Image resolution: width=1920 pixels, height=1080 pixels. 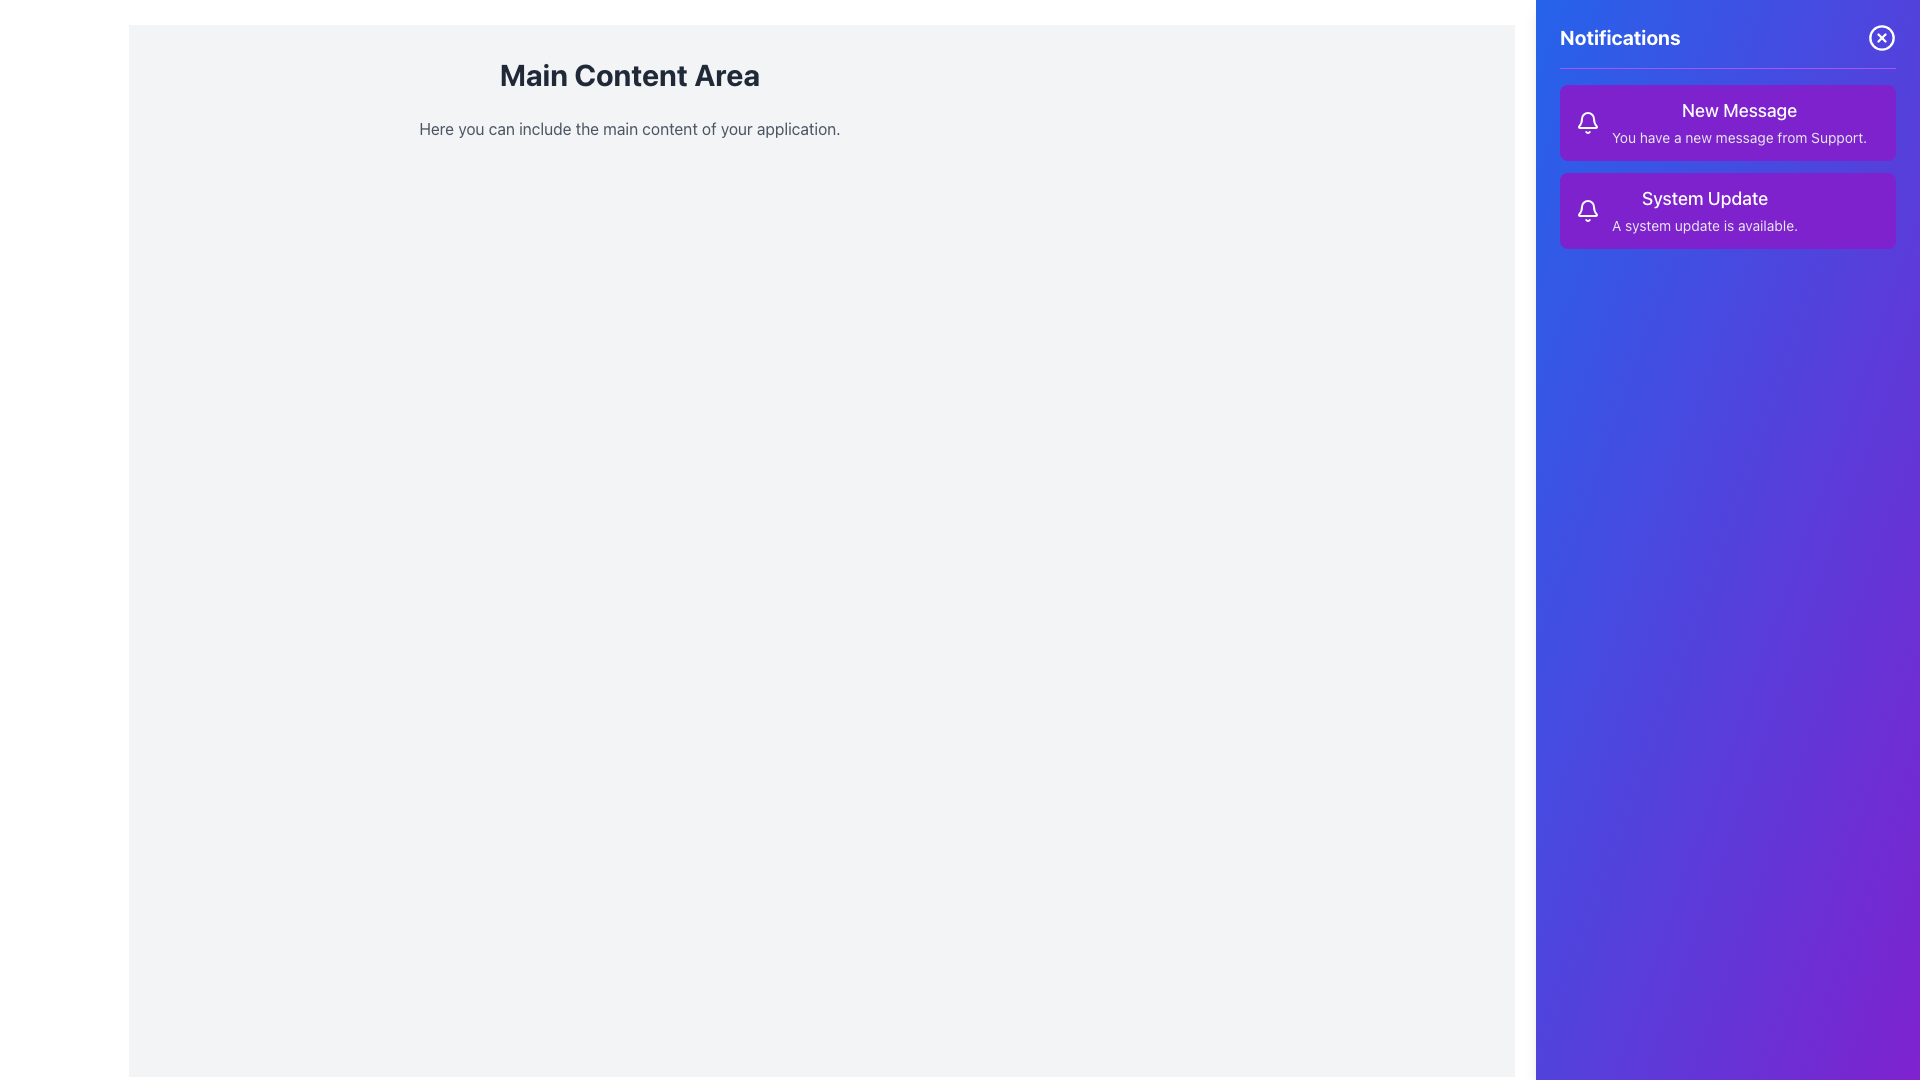 What do you see at coordinates (1738, 136) in the screenshot?
I see `static text notification message that informs the user about receiving a new message from 'Support' located beneath the heading 'New Message' in the notification panel` at bounding box center [1738, 136].